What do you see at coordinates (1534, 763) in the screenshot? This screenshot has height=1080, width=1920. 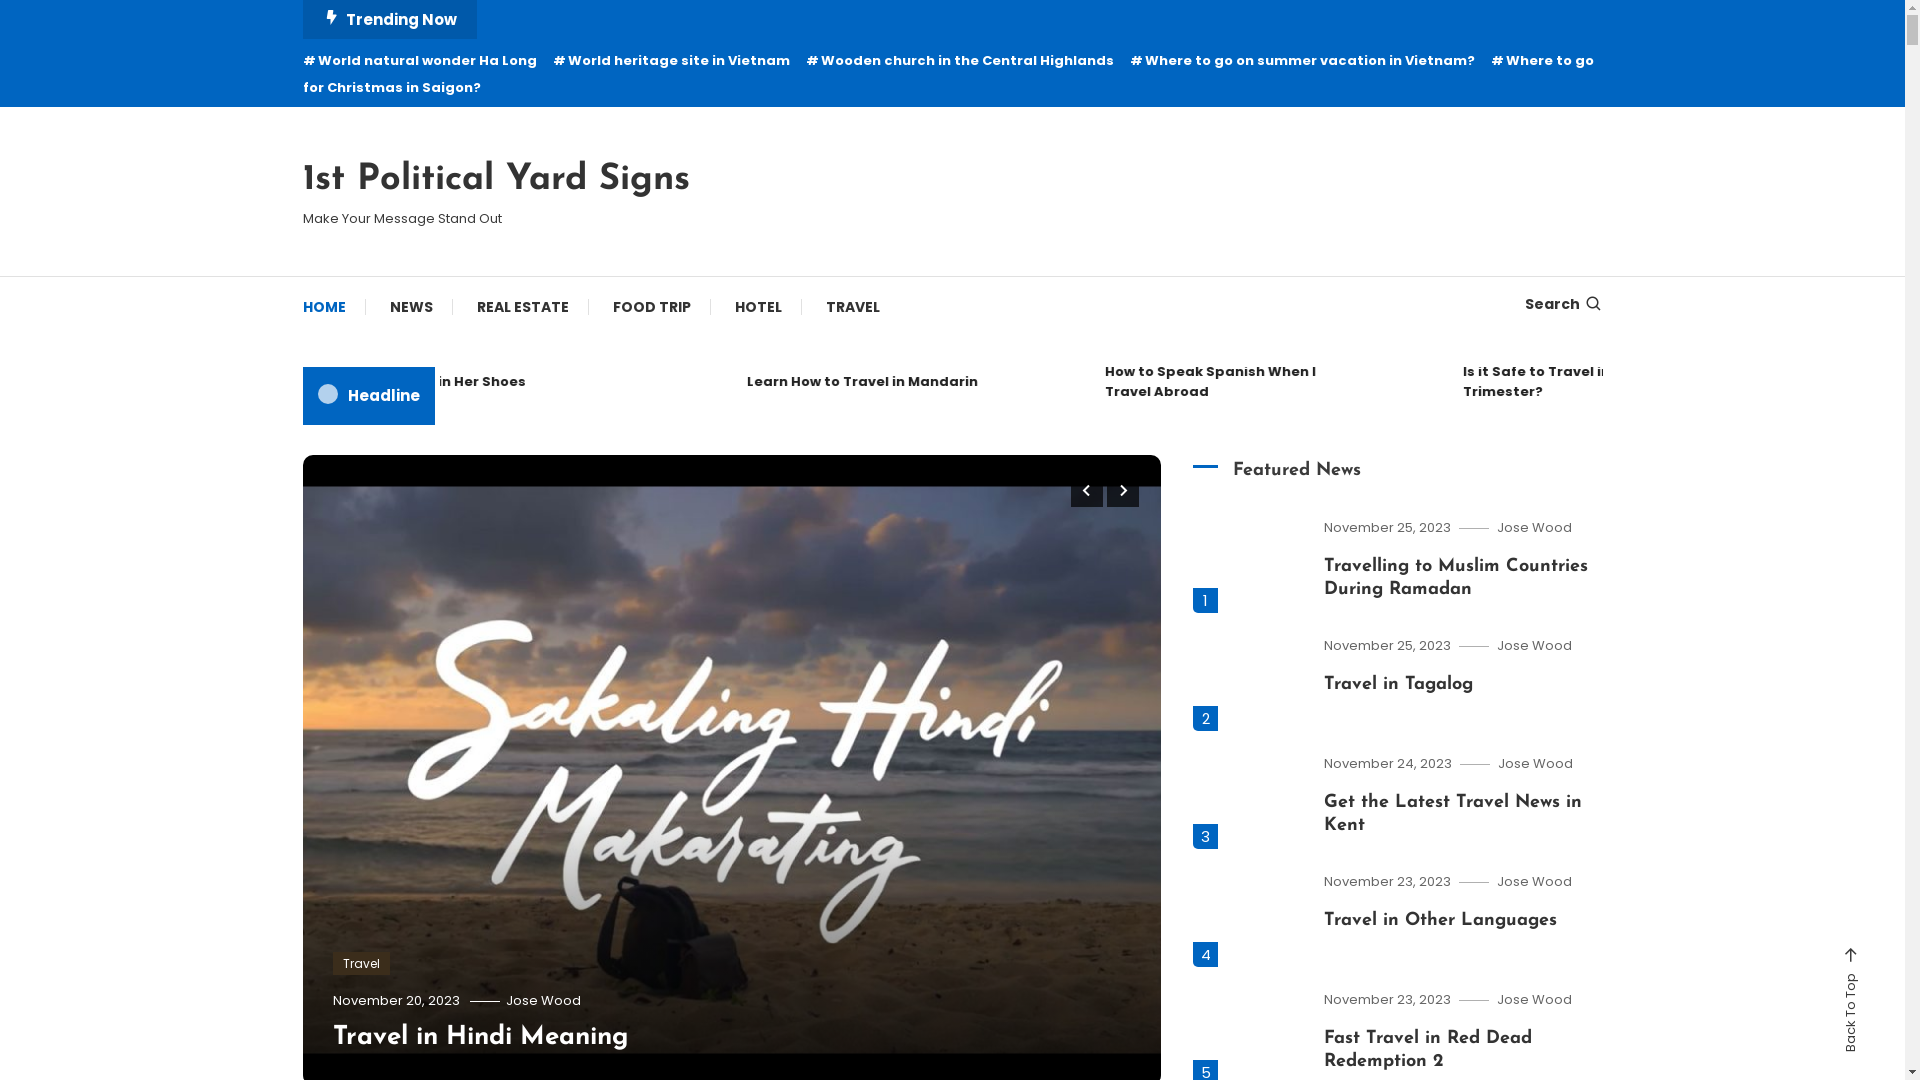 I see `'Jose Wood'` at bounding box center [1534, 763].